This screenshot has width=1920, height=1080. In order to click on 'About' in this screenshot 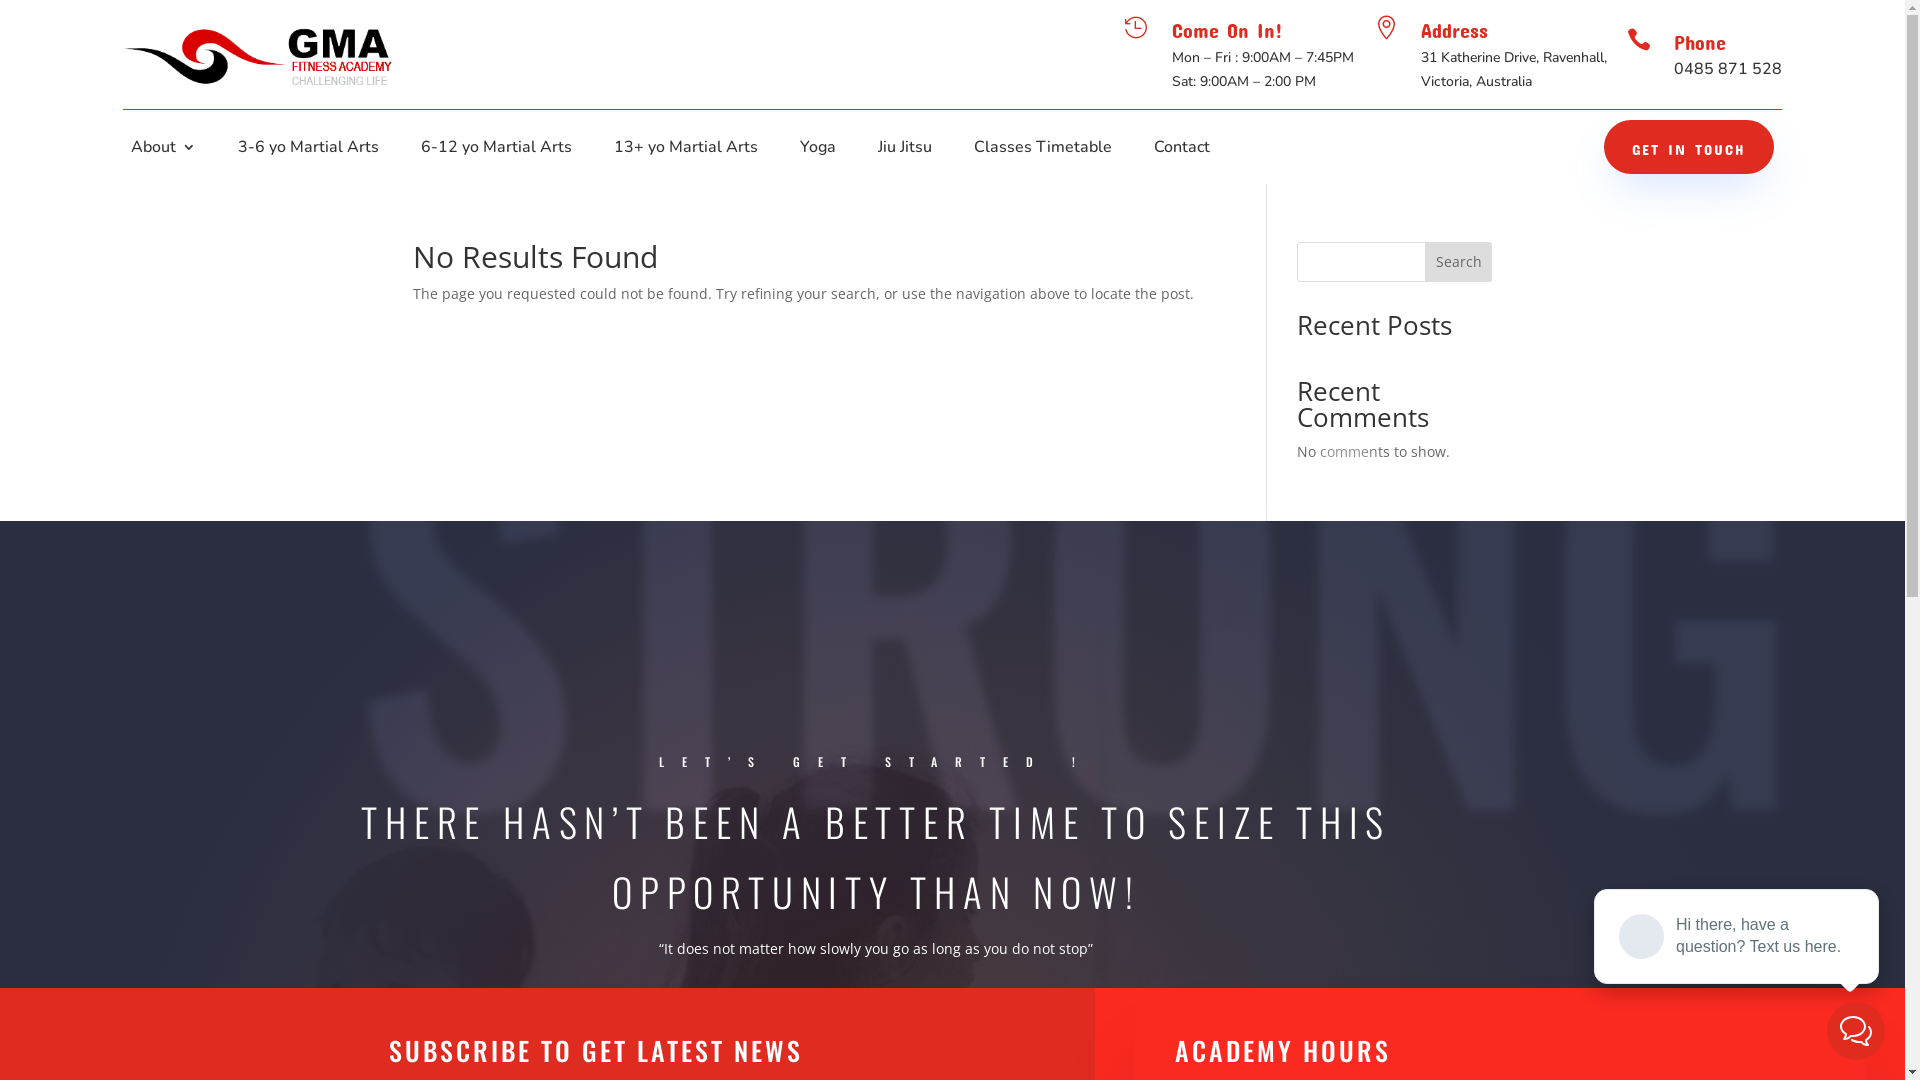, I will do `click(129, 149)`.